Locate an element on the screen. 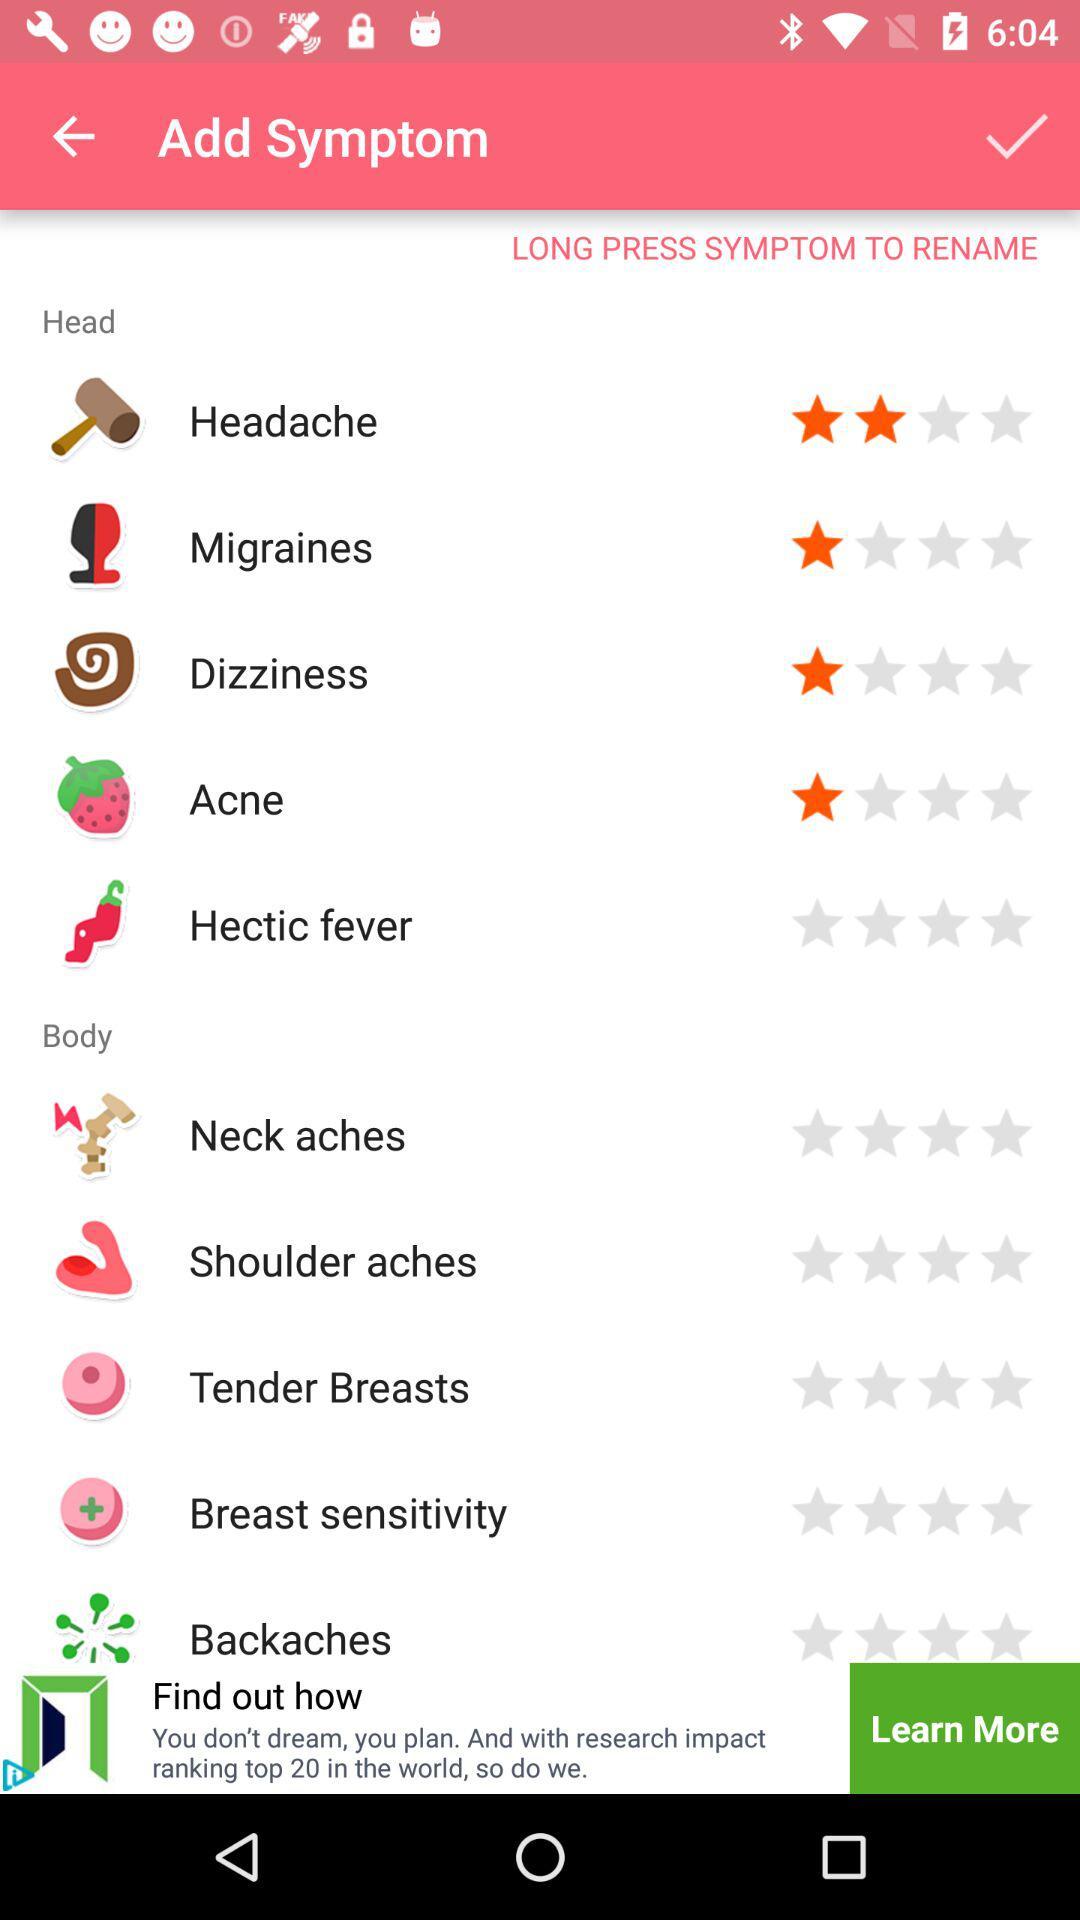 This screenshot has width=1080, height=1920. learn more is located at coordinates (963, 1727).